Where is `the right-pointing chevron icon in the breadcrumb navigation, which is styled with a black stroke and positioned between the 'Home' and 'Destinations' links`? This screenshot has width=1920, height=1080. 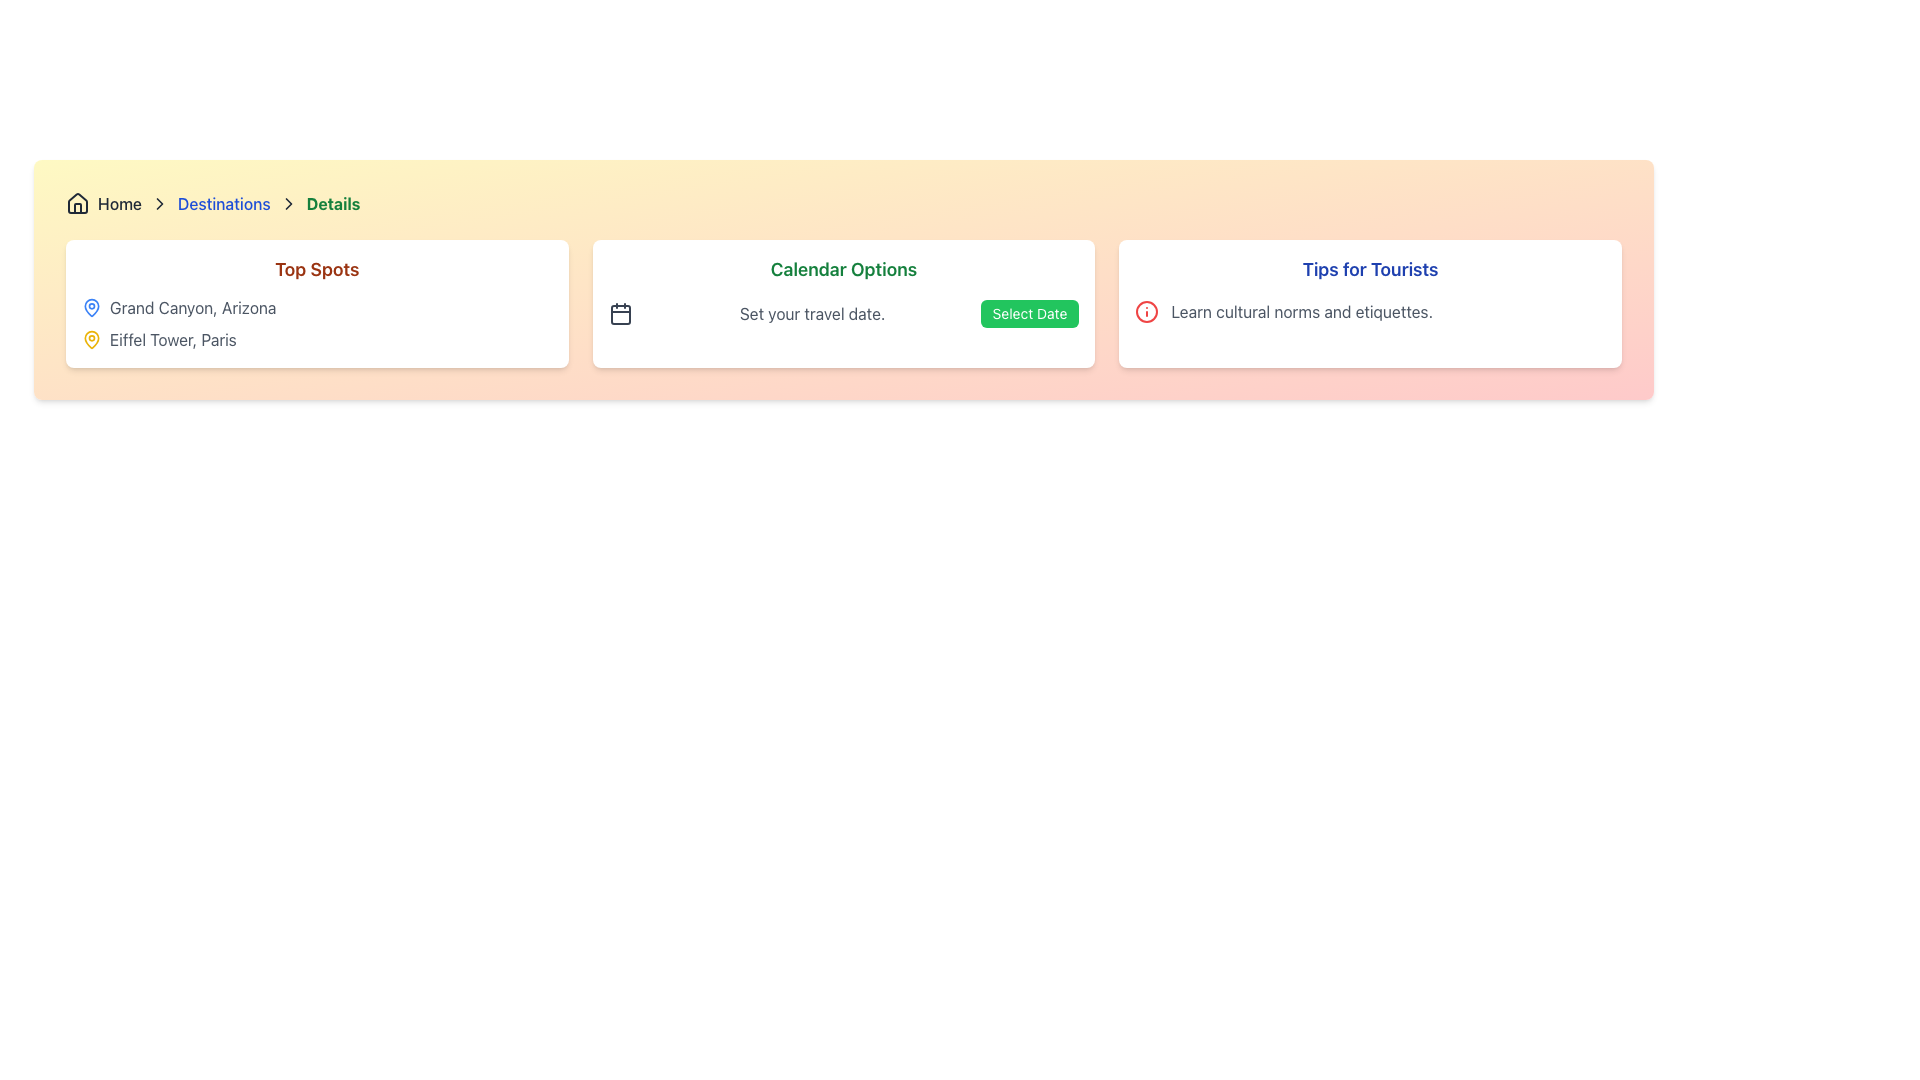 the right-pointing chevron icon in the breadcrumb navigation, which is styled with a black stroke and positioned between the 'Home' and 'Destinations' links is located at coordinates (158, 204).